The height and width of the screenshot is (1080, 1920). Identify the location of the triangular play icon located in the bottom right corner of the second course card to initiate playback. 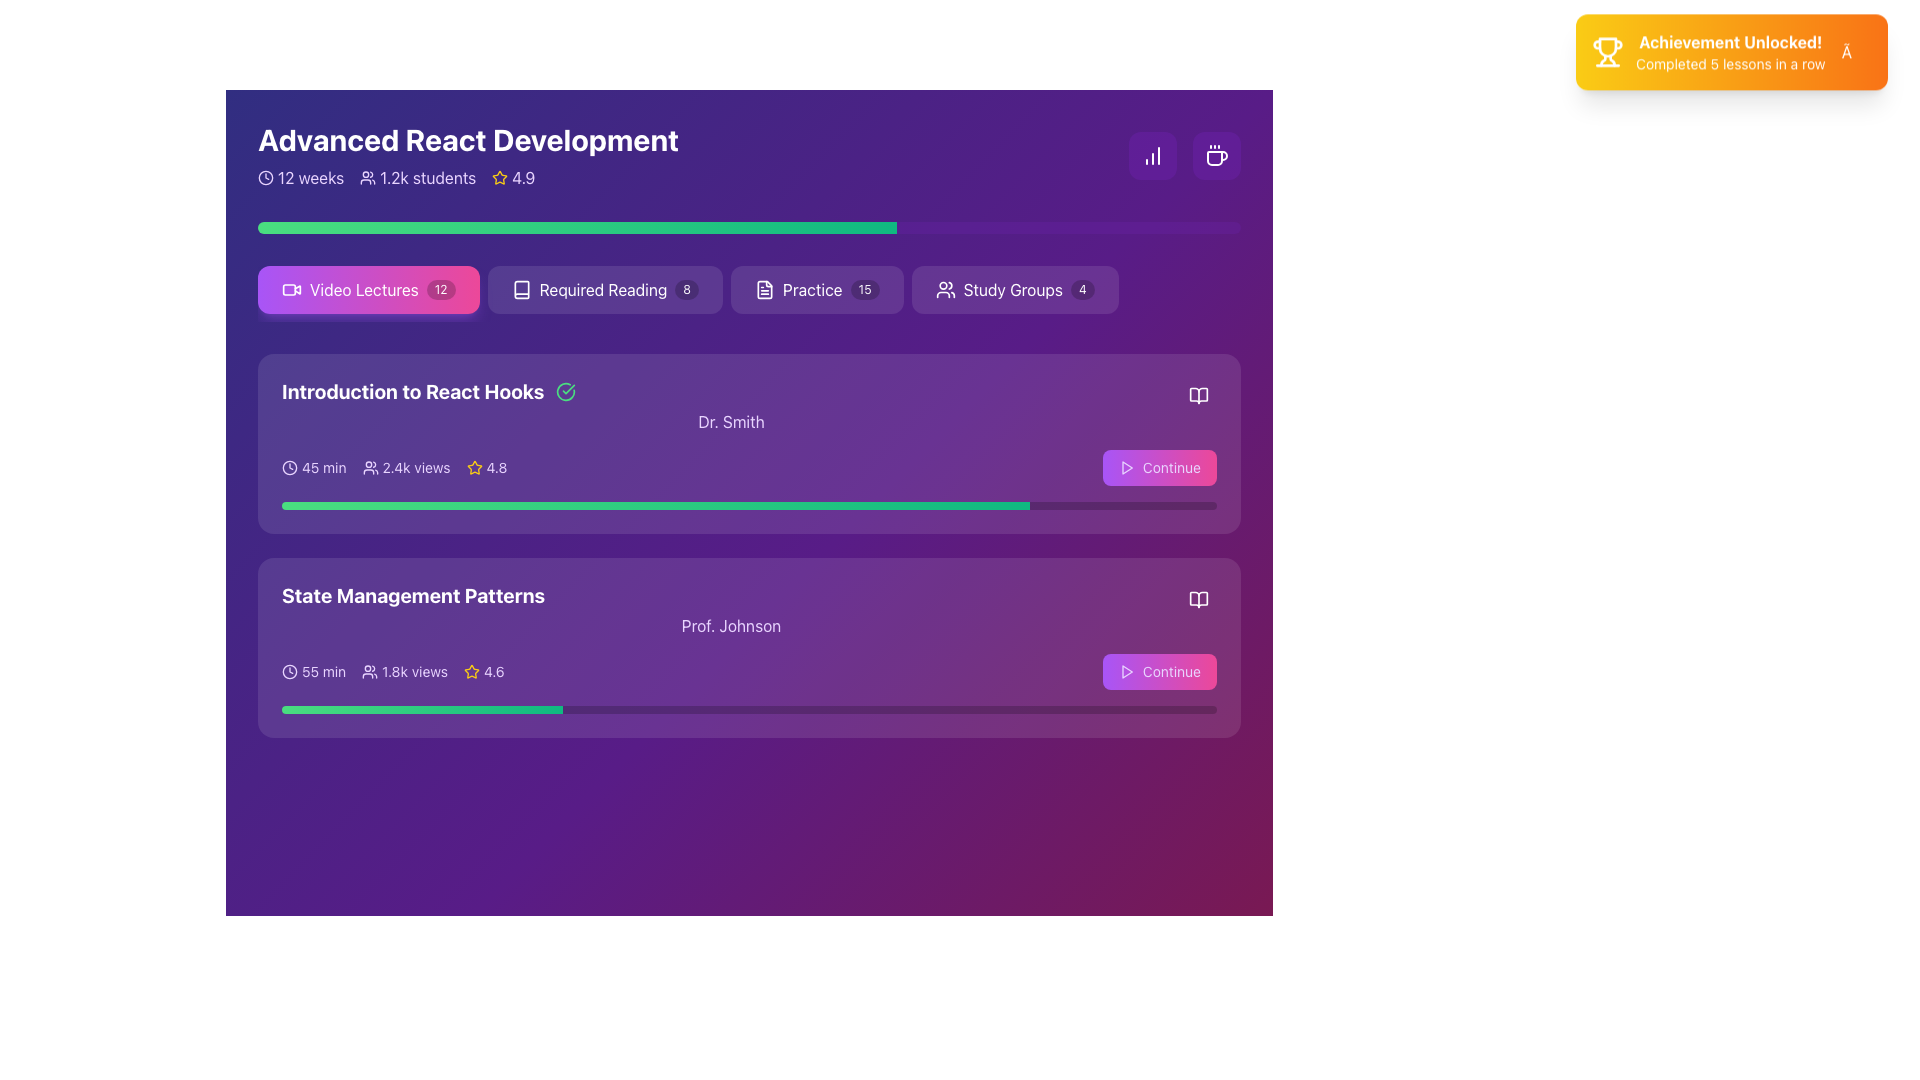
(1127, 467).